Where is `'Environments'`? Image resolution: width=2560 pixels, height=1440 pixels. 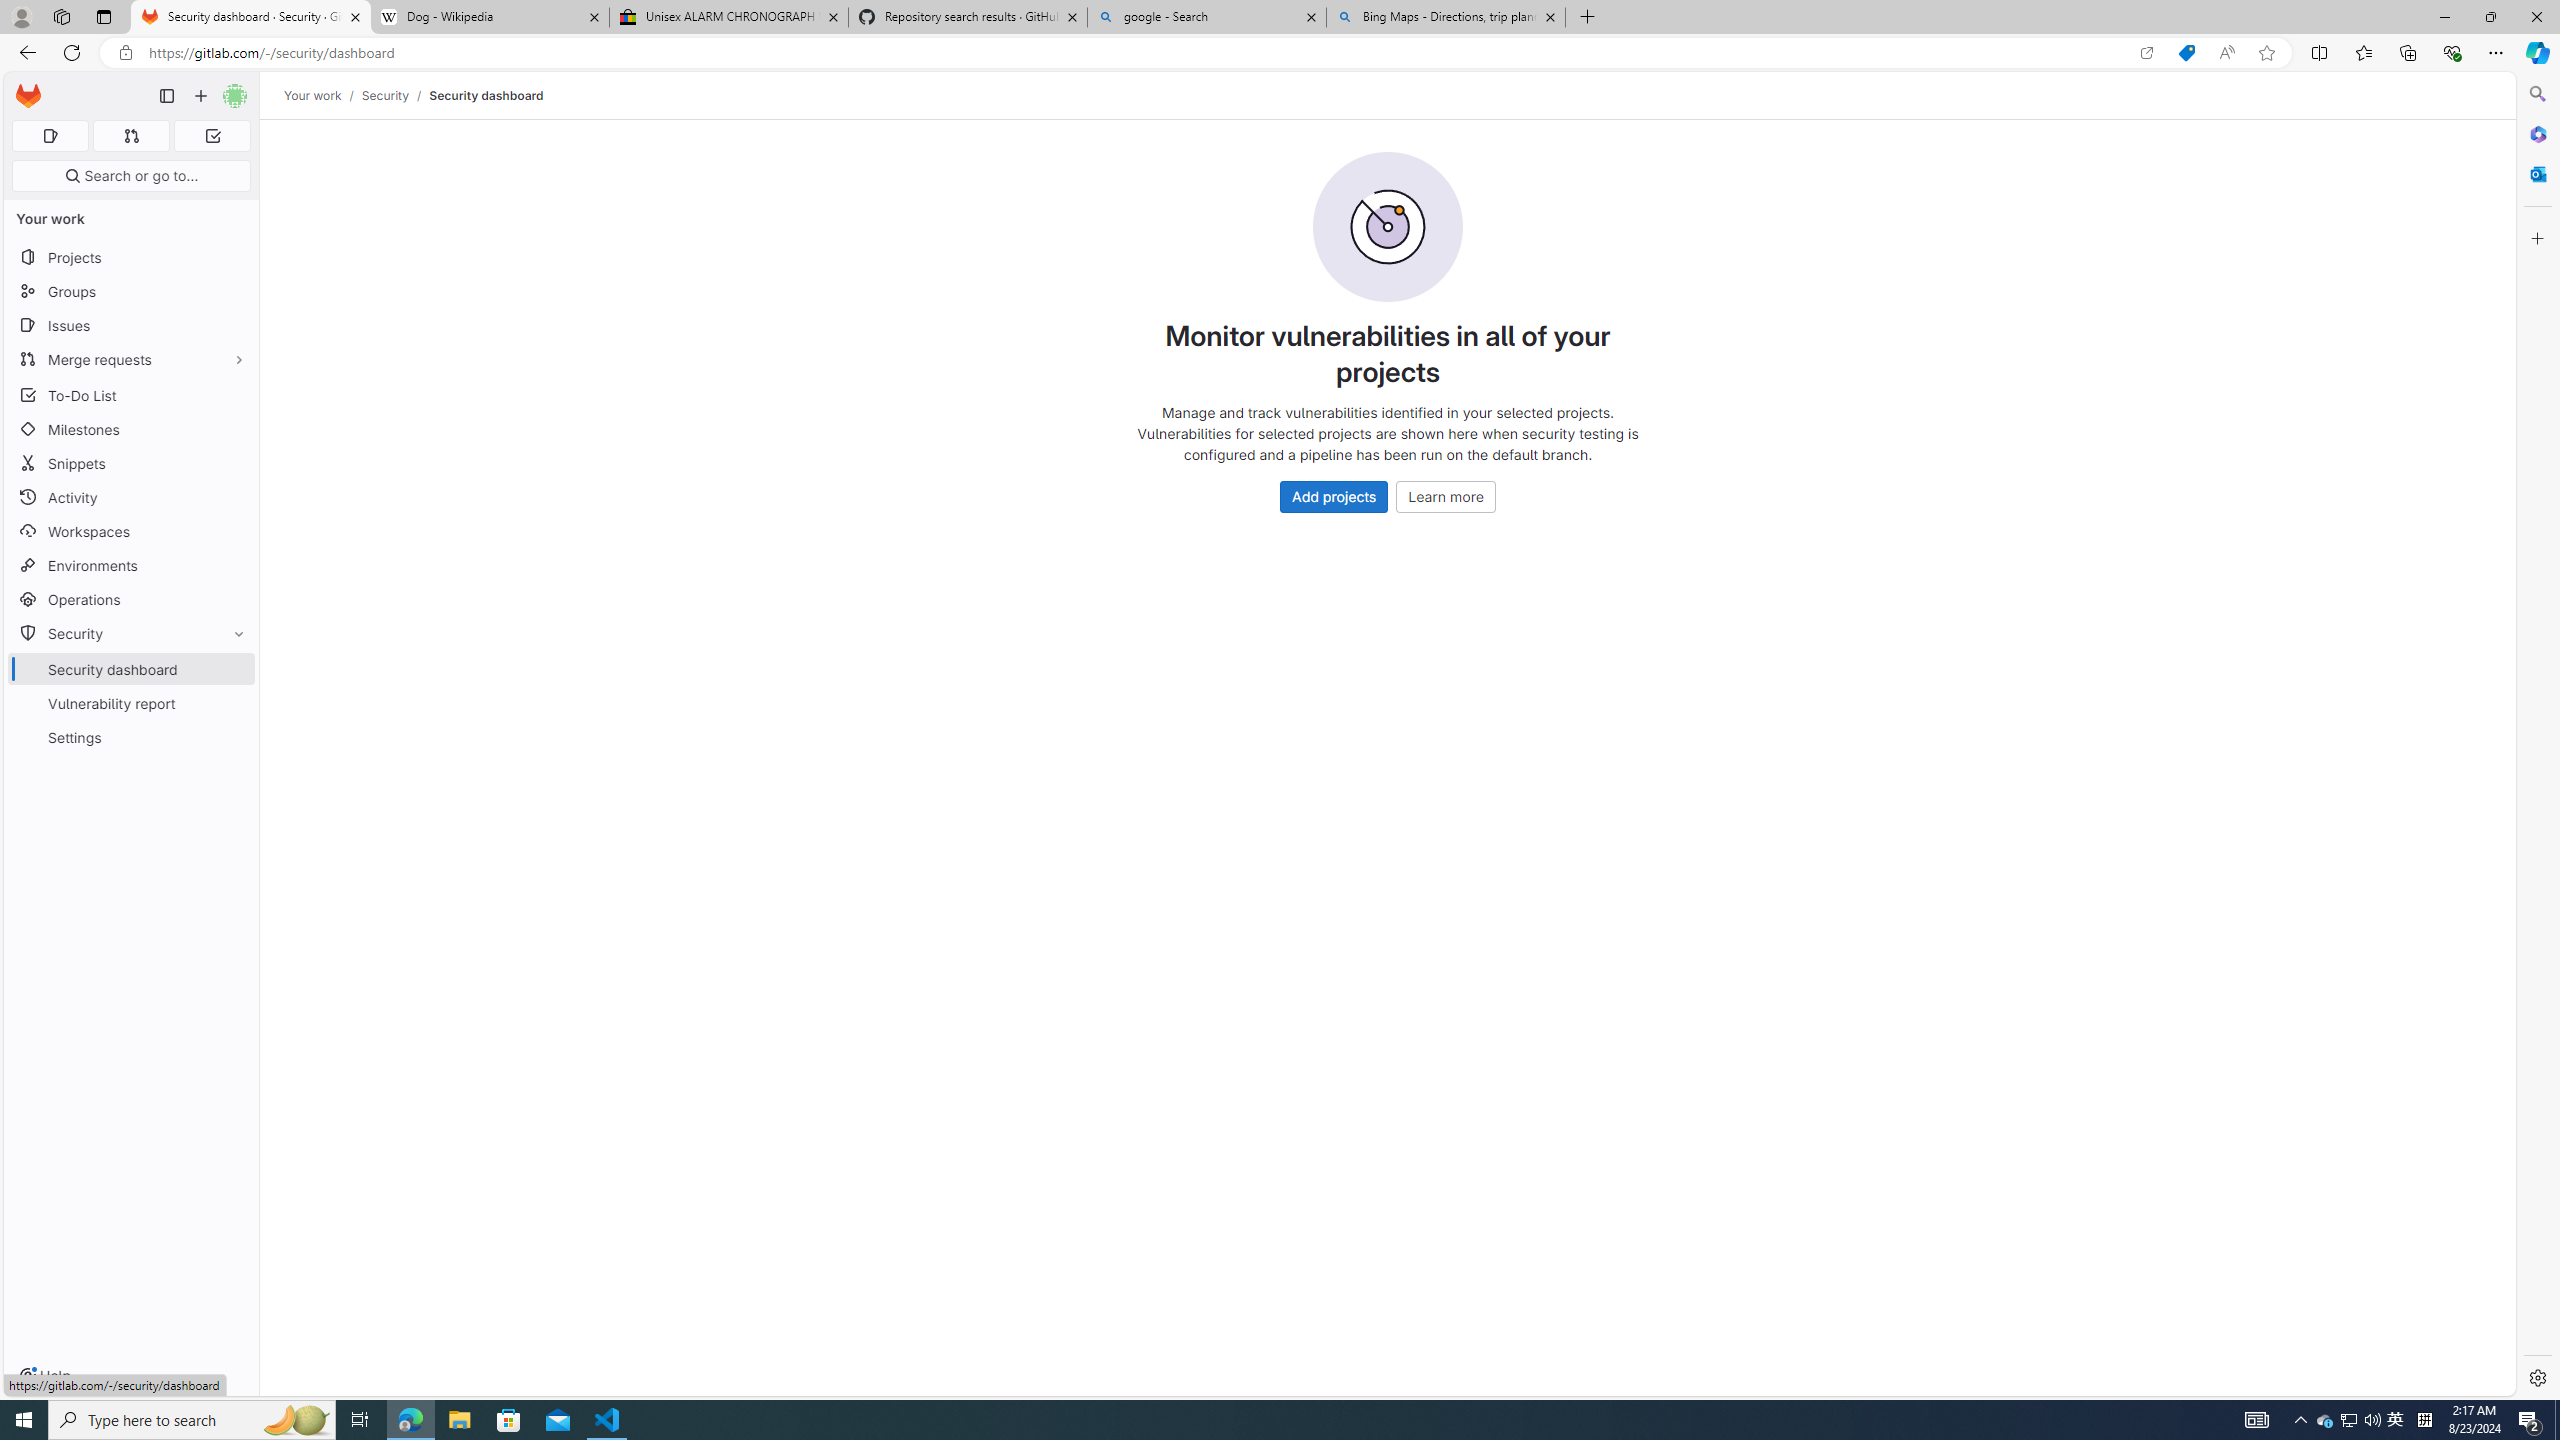 'Environments' is located at coordinates (130, 564).